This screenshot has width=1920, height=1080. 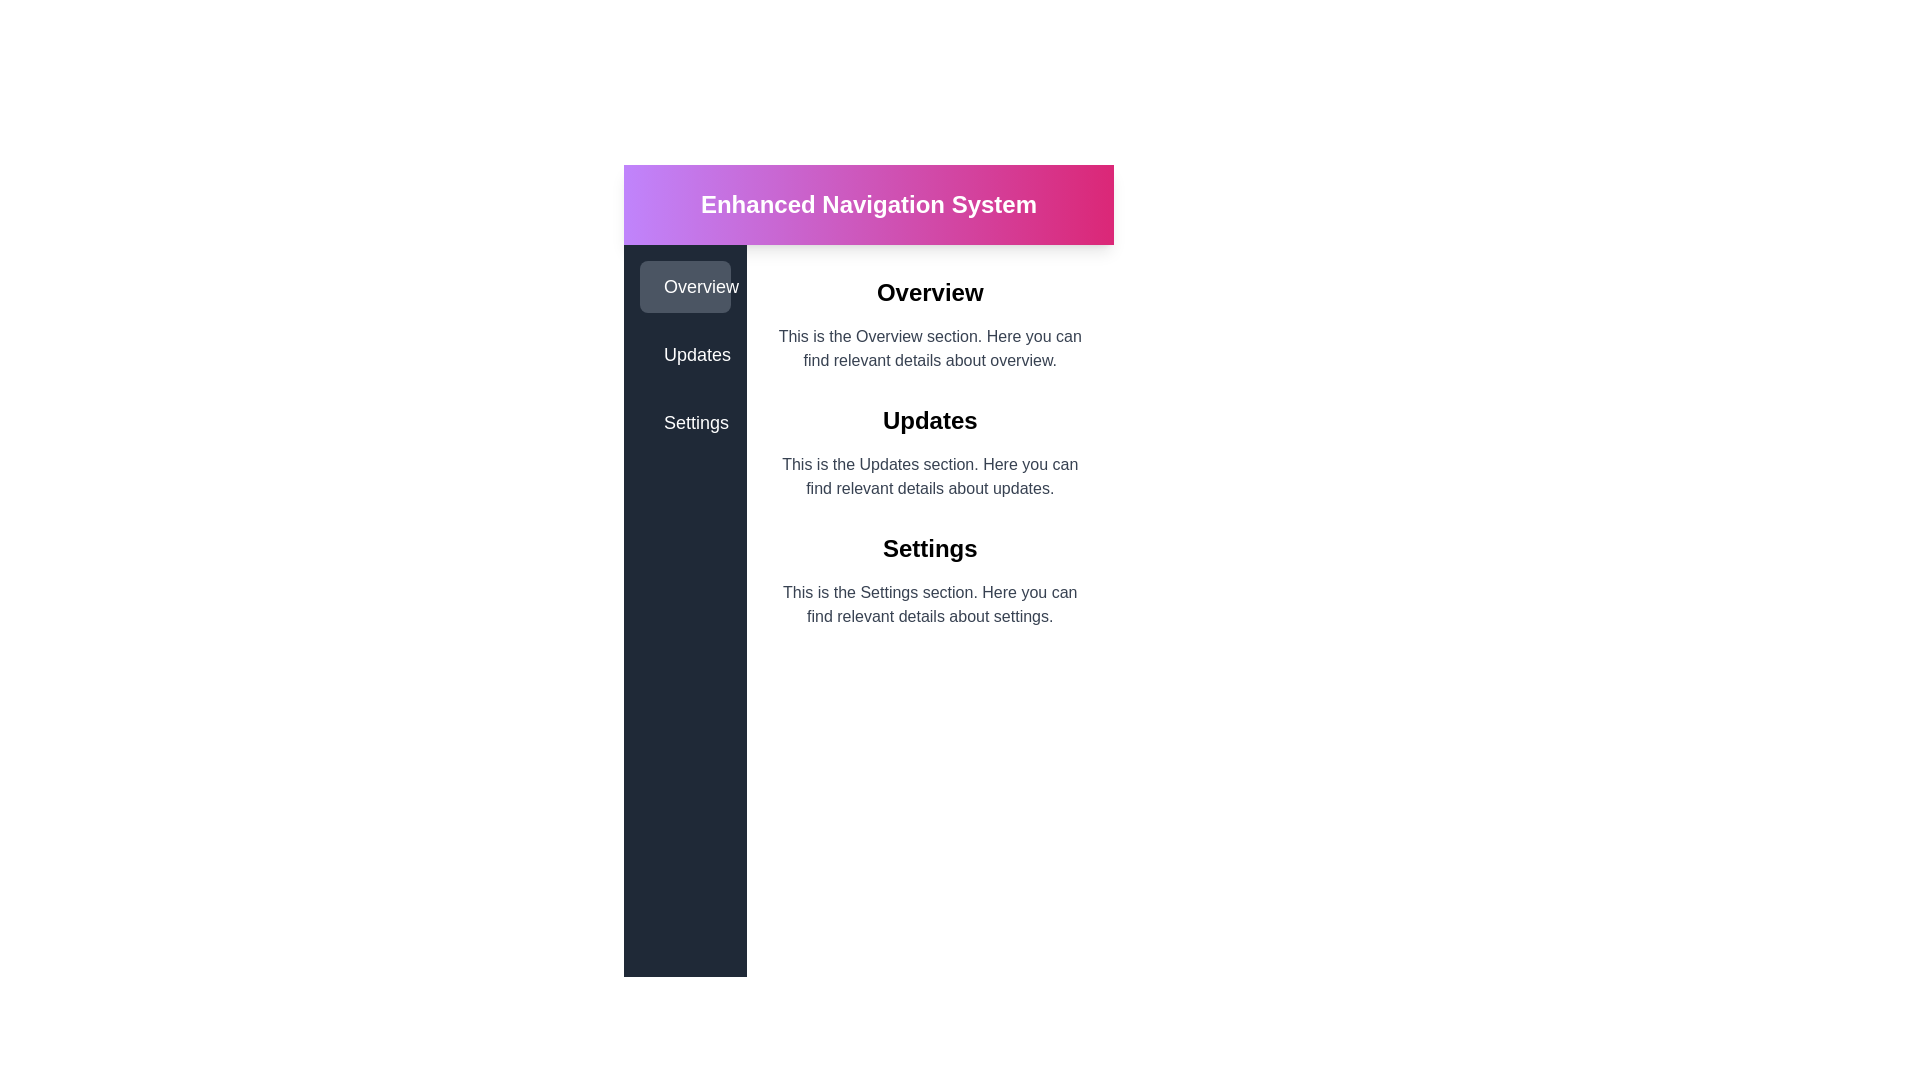 What do you see at coordinates (929, 347) in the screenshot?
I see `explanatory text content located in the 'Overview' section, which is positioned centrally below the main heading` at bounding box center [929, 347].